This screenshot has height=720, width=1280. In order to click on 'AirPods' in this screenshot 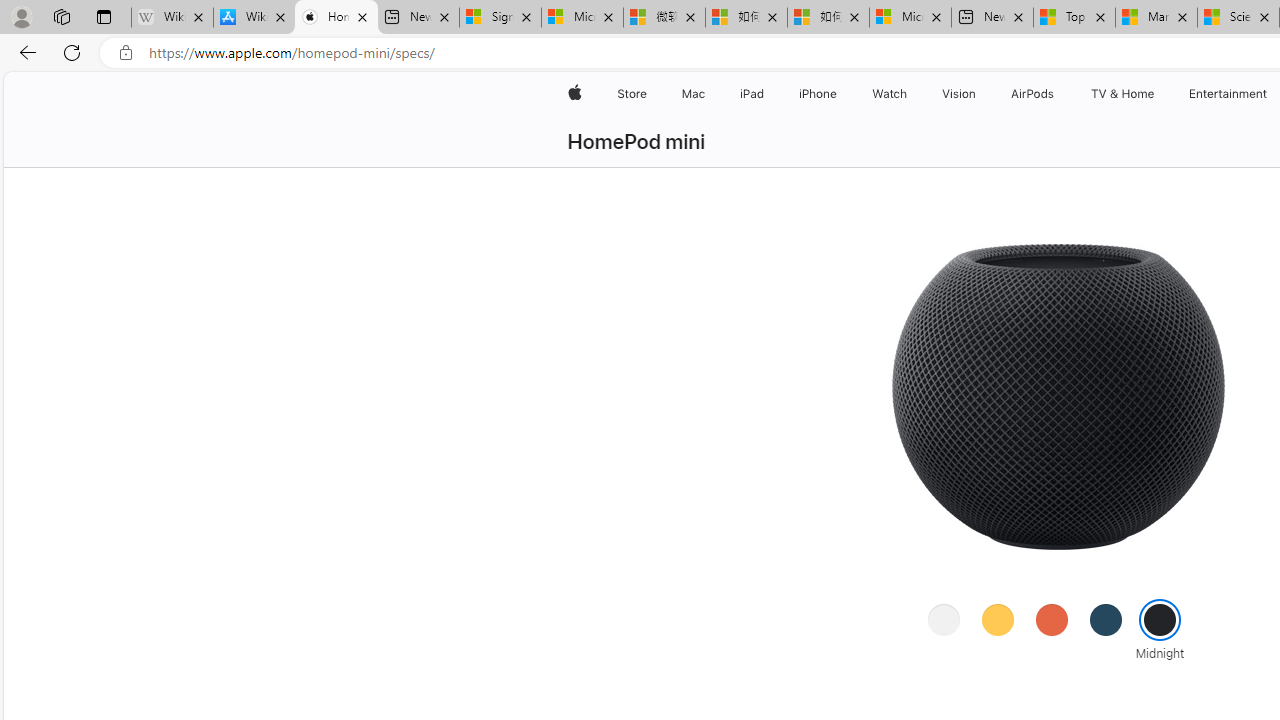, I will do `click(1032, 93)`.